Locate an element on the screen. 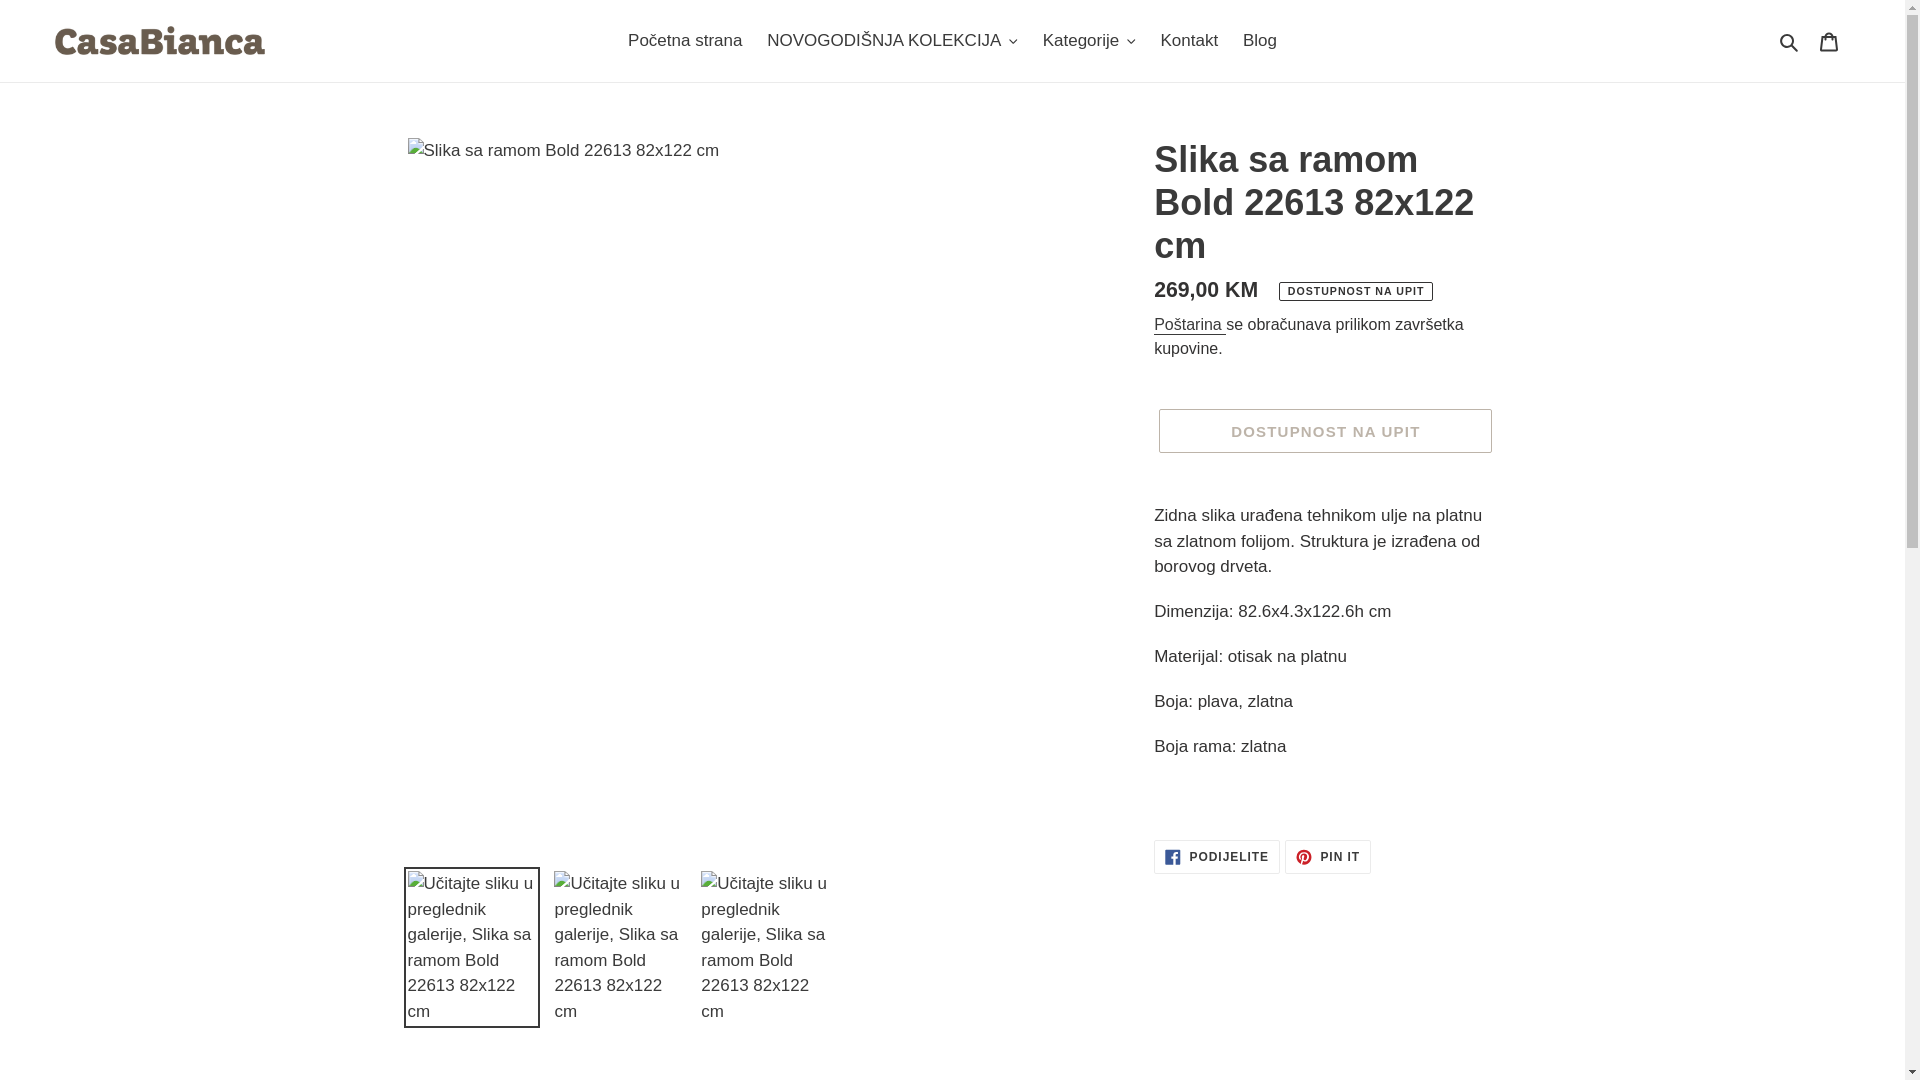  'Kontakt' is located at coordinates (1189, 41).